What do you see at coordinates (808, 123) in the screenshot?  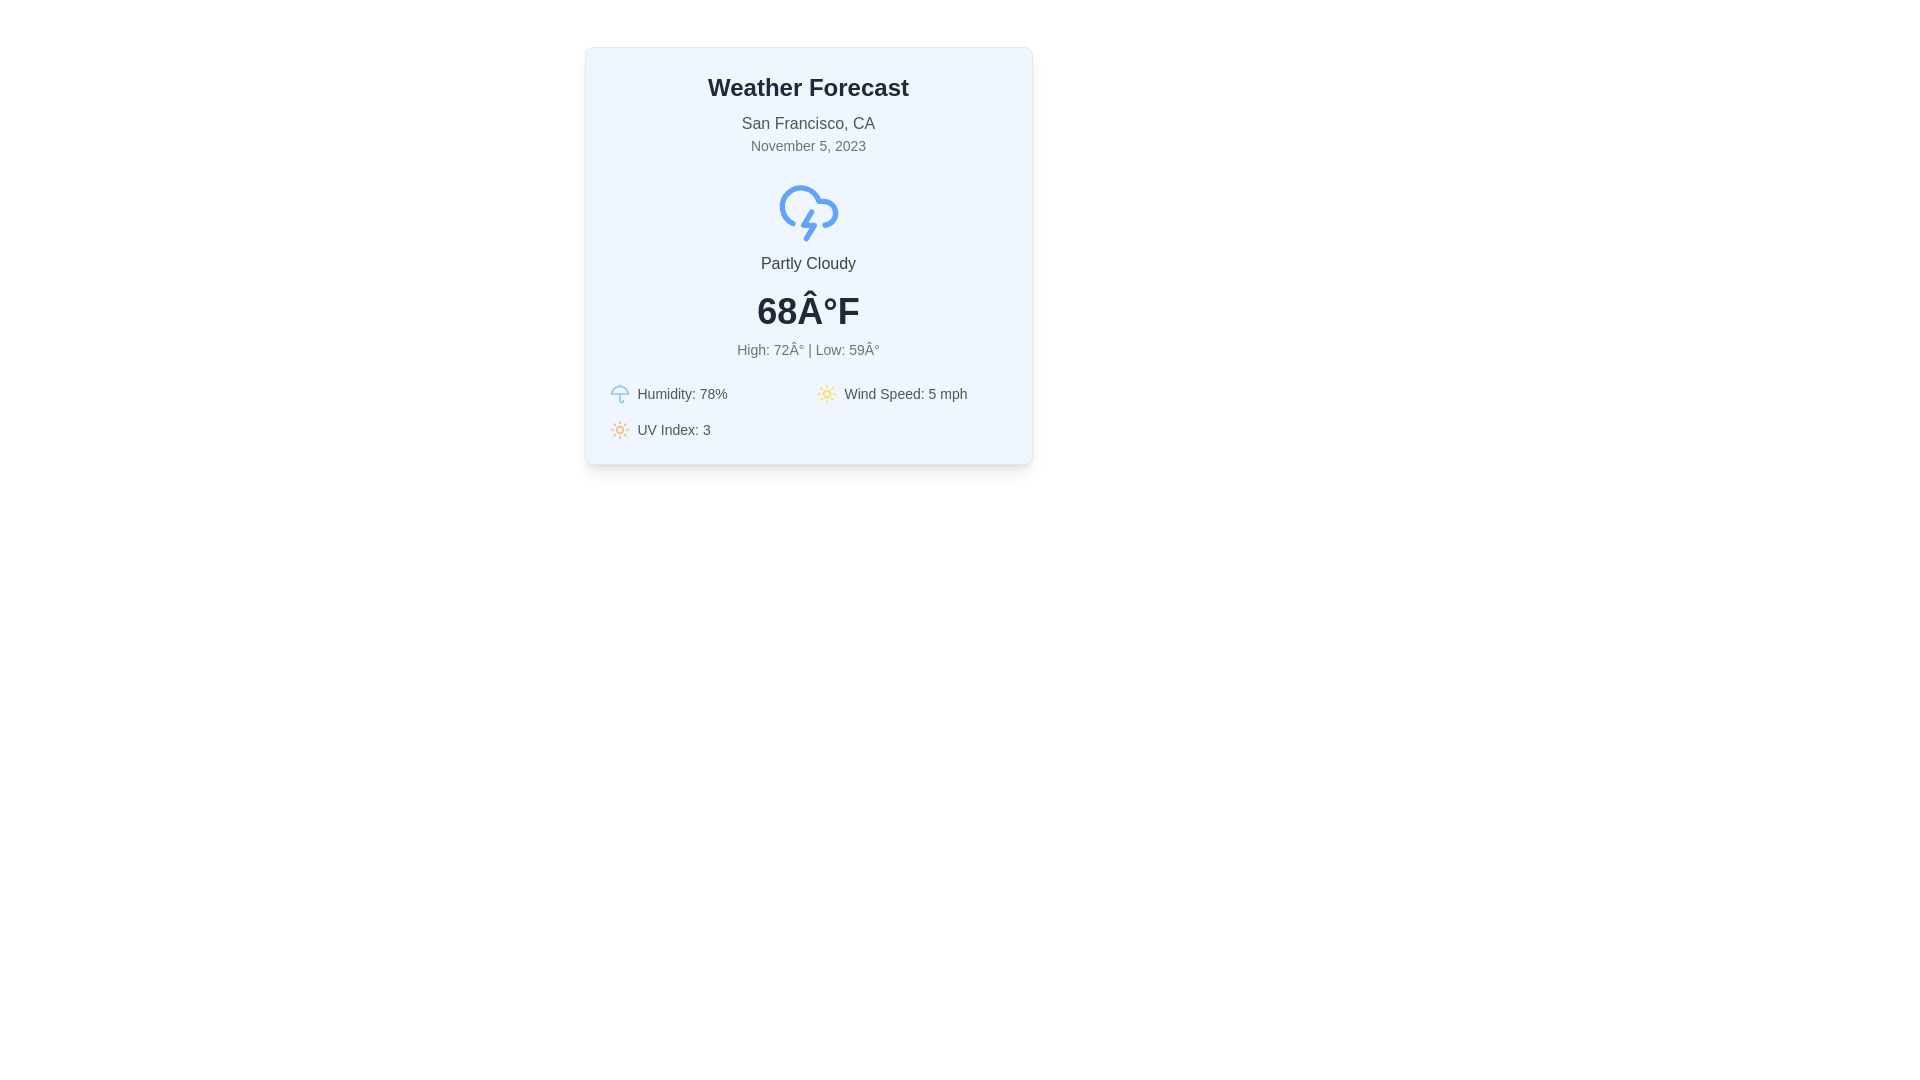 I see `the text label displaying 'San Francisco, CA' located within the weather-related informational card, positioned below 'Weather Forecast' and above 'November 5, 2023'` at bounding box center [808, 123].